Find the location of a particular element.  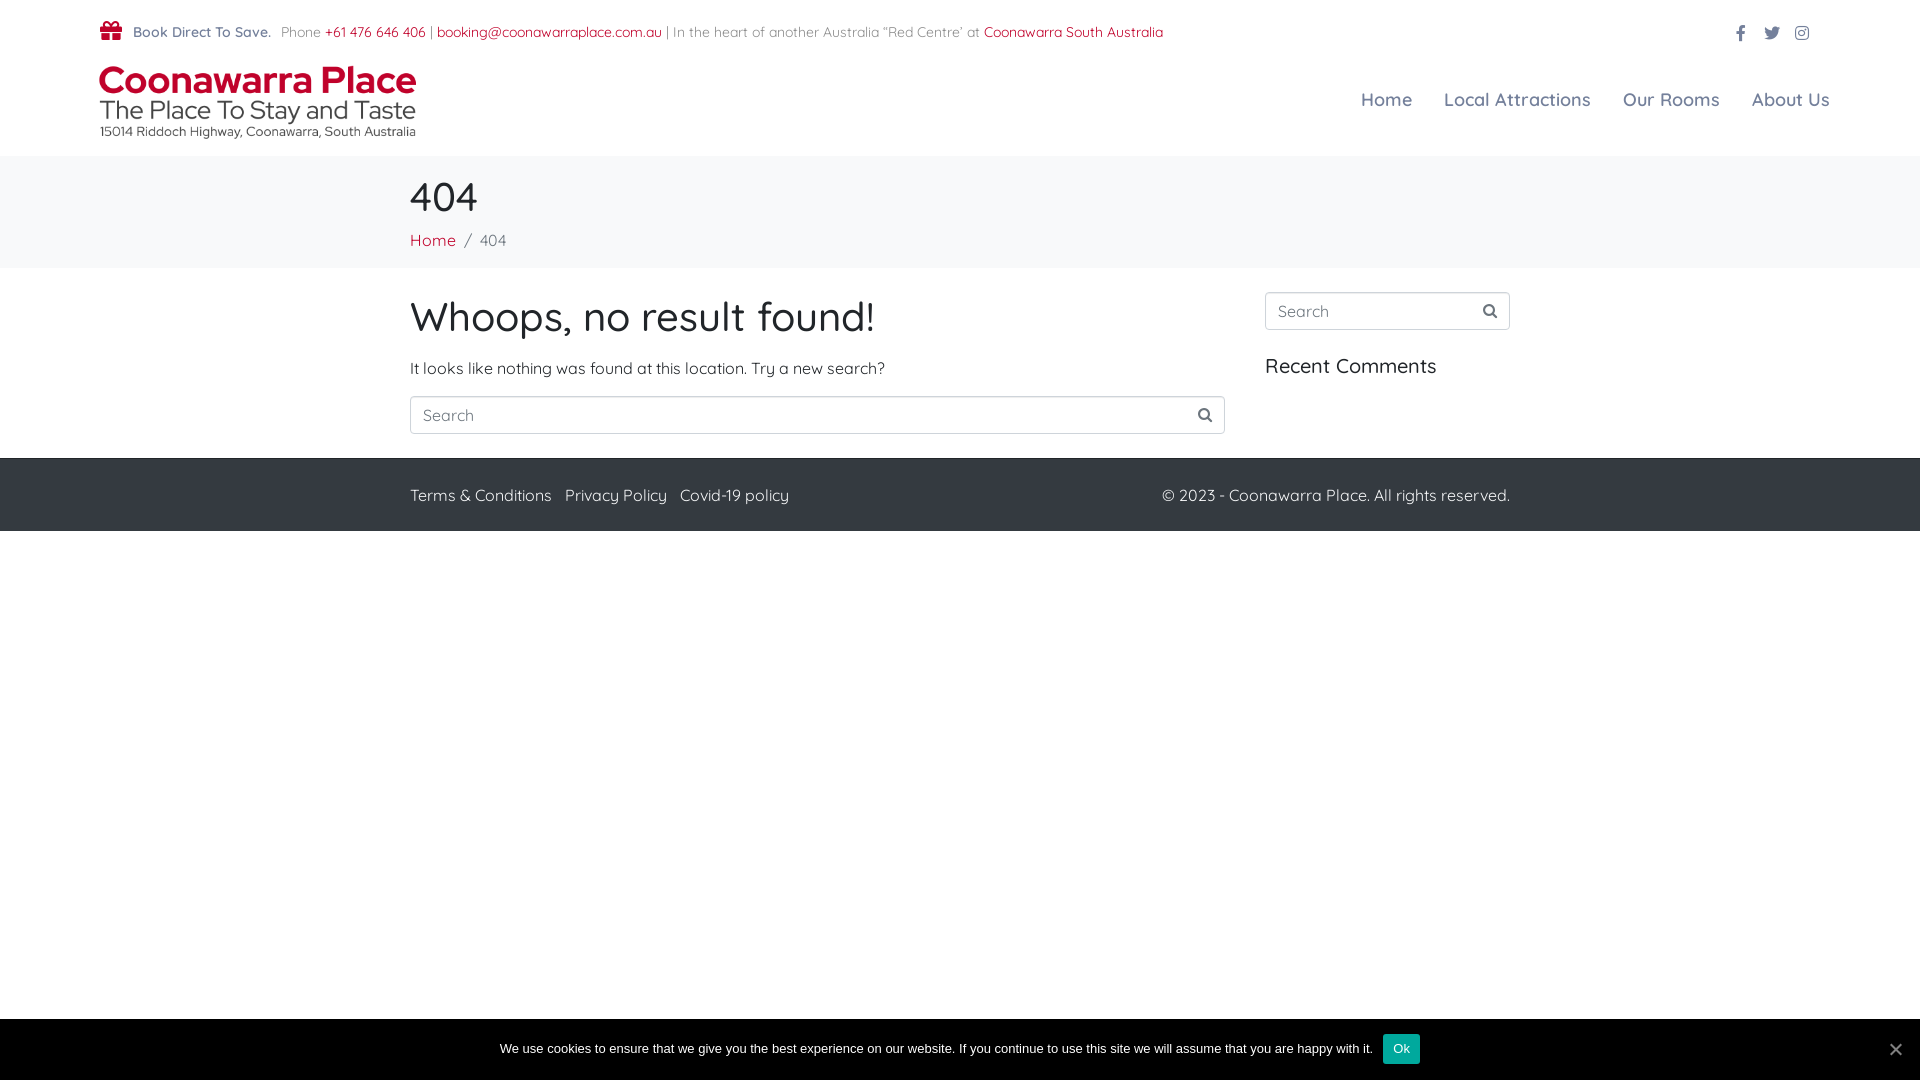

'booking@coonawarraplace.com.au' is located at coordinates (548, 31).